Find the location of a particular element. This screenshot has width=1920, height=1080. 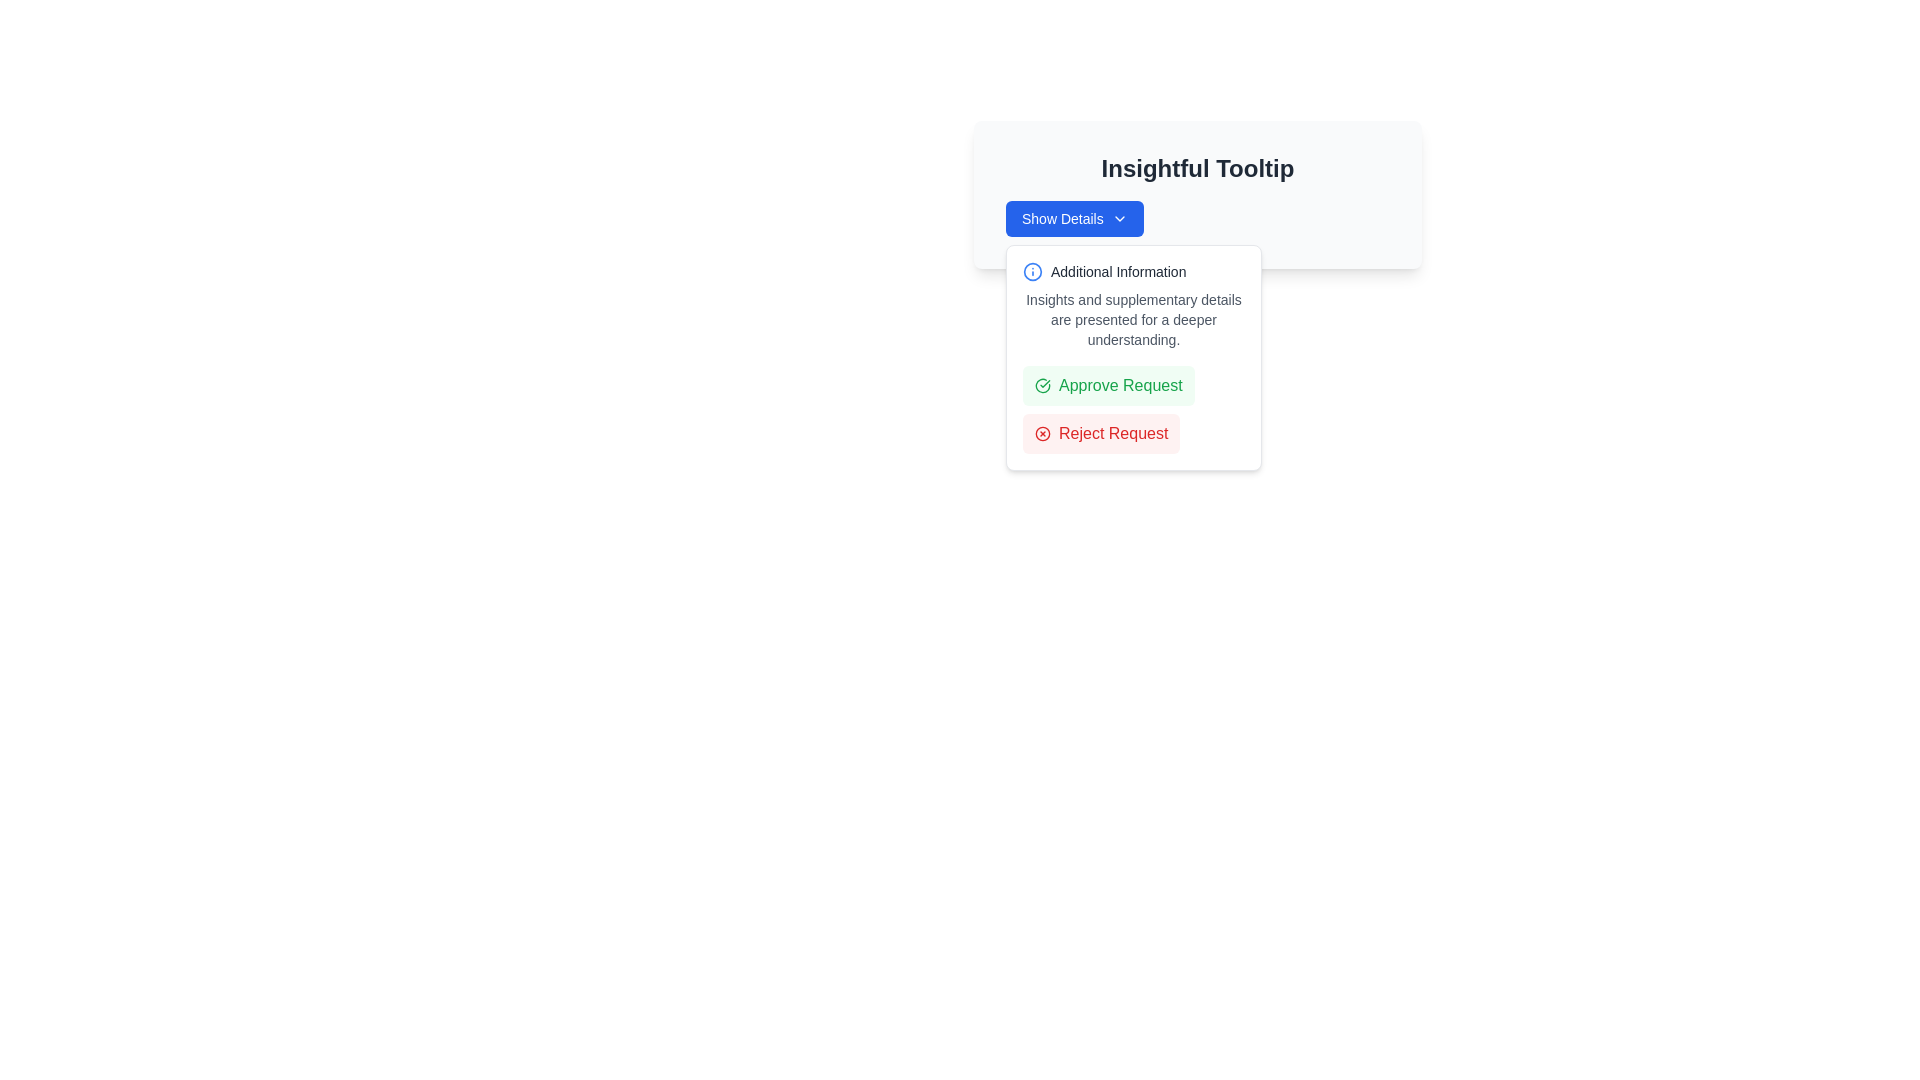

the green button labeled 'Approve Request' with a checkmark icon to approve is located at coordinates (1107, 385).